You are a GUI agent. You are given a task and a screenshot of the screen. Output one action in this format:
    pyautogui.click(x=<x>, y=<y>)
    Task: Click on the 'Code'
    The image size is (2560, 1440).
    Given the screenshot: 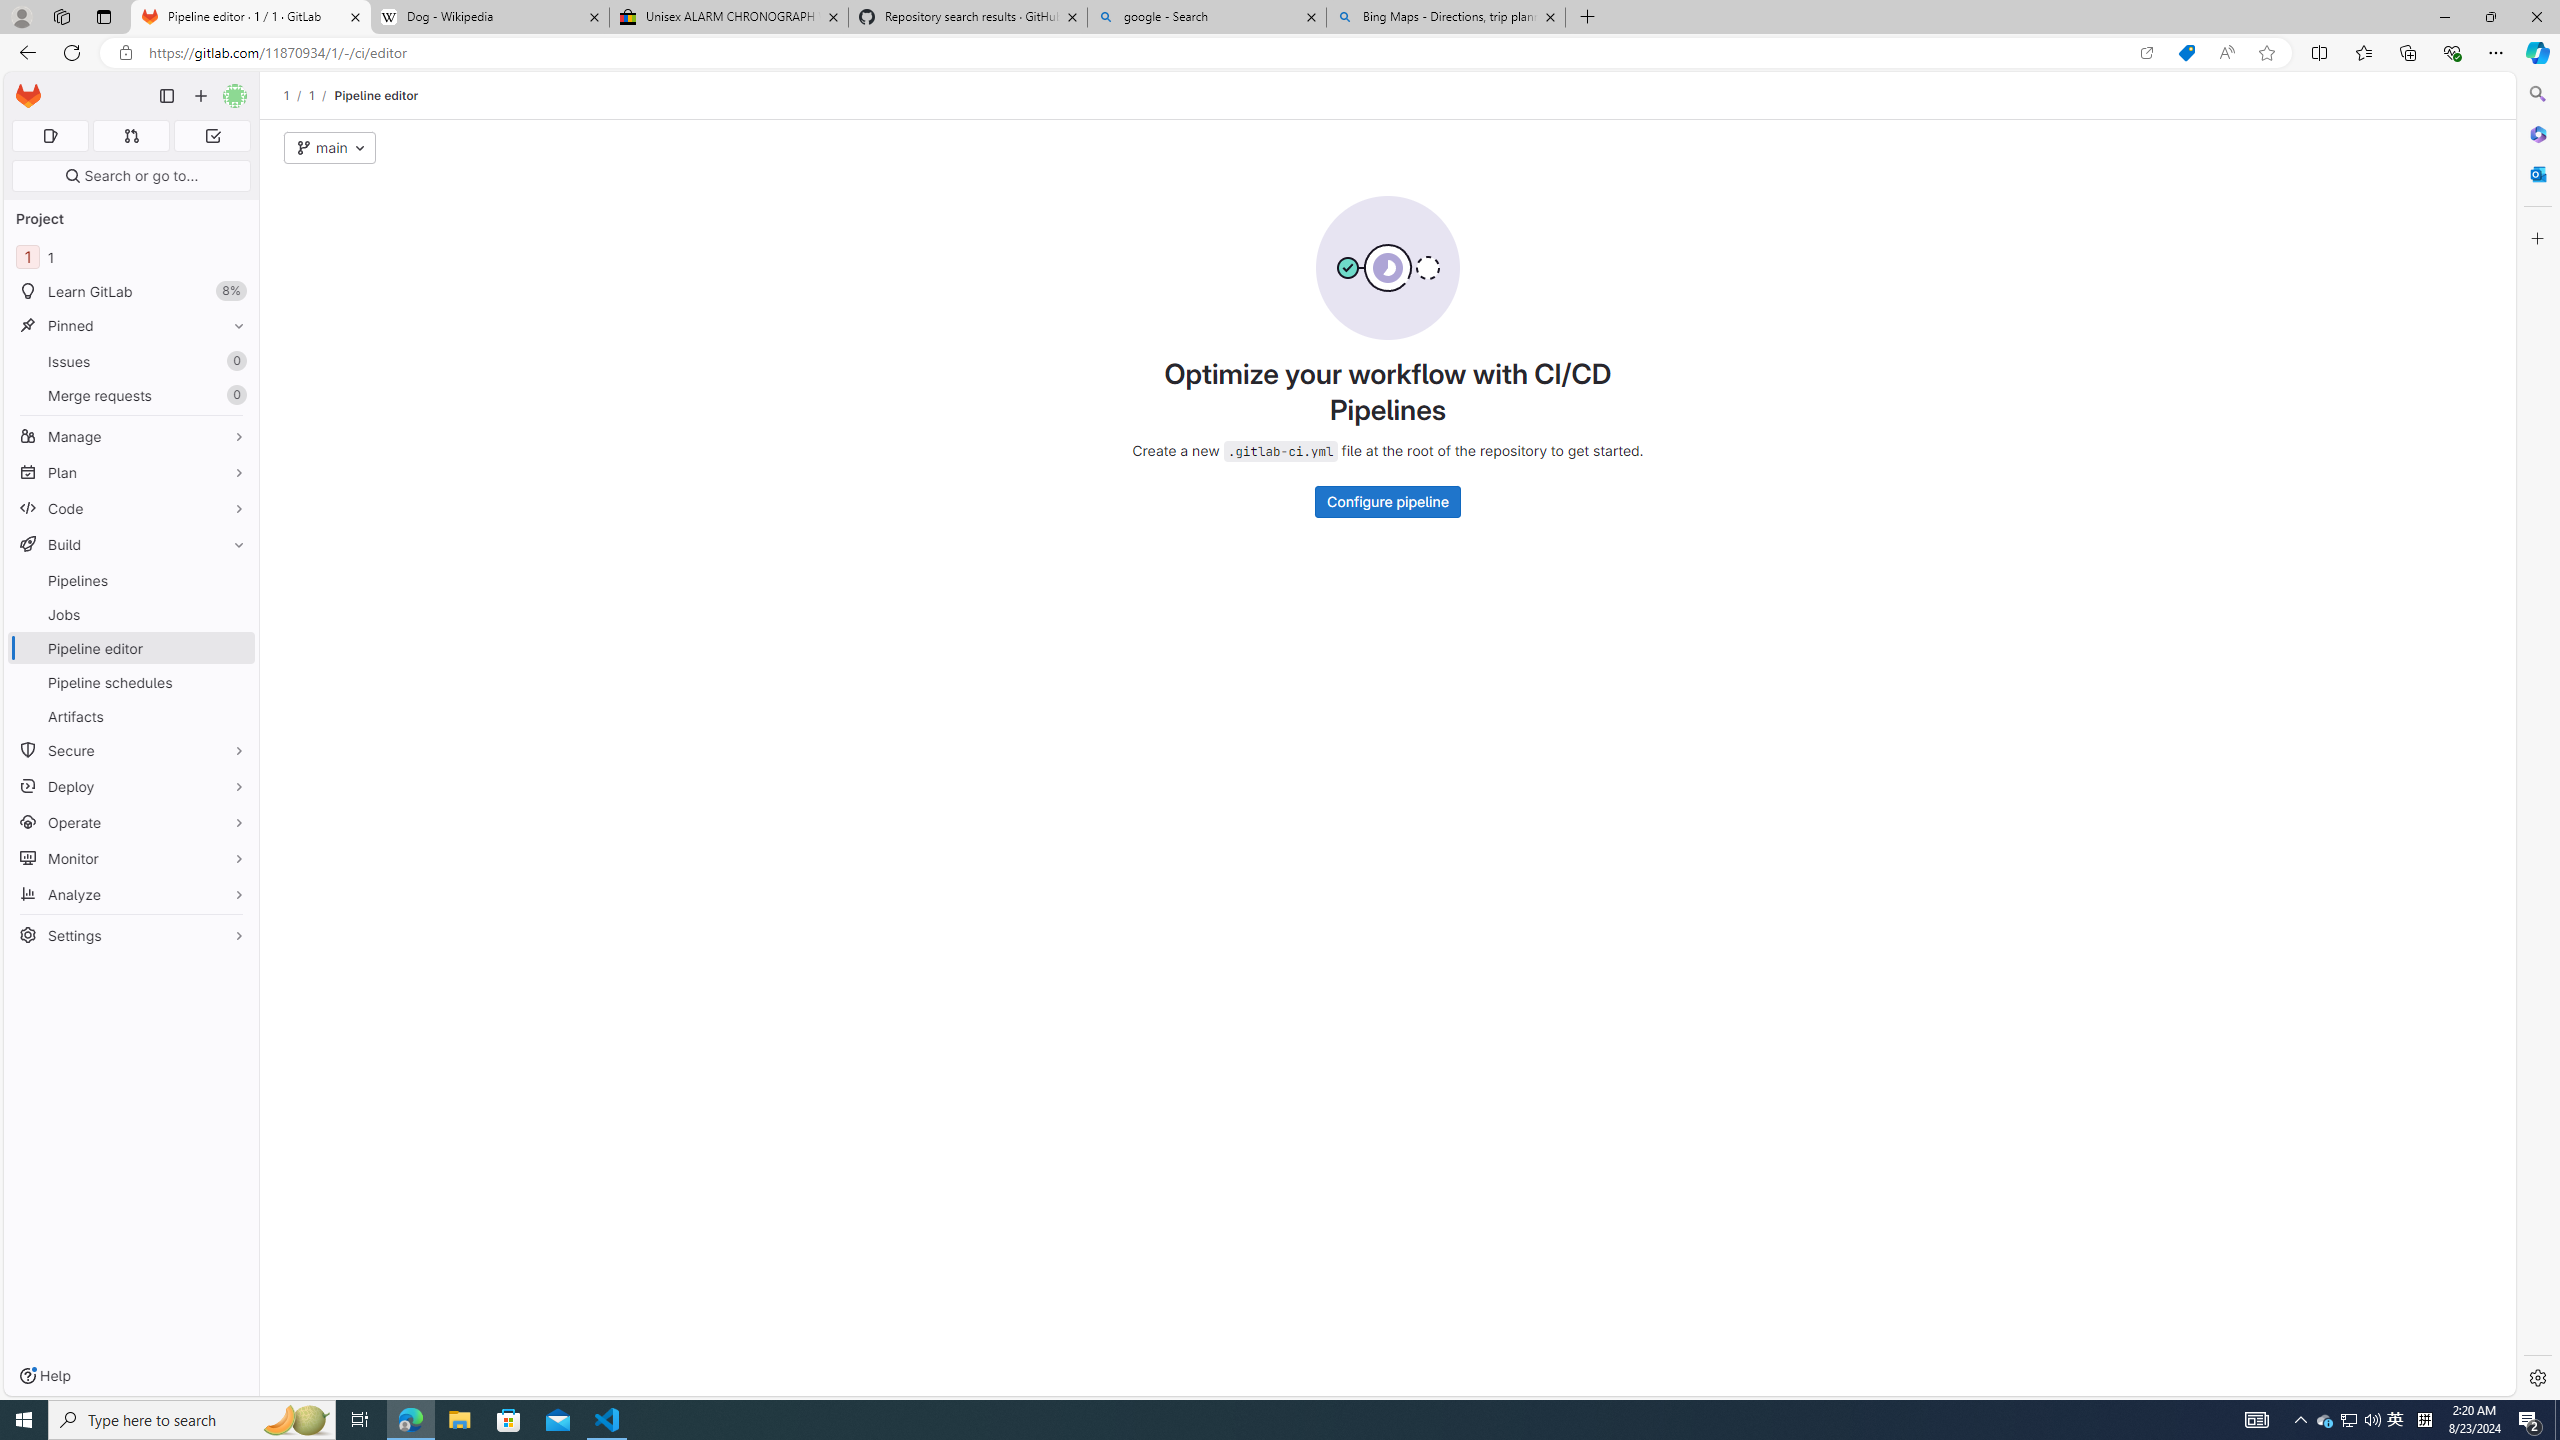 What is the action you would take?
    pyautogui.click(x=130, y=509)
    